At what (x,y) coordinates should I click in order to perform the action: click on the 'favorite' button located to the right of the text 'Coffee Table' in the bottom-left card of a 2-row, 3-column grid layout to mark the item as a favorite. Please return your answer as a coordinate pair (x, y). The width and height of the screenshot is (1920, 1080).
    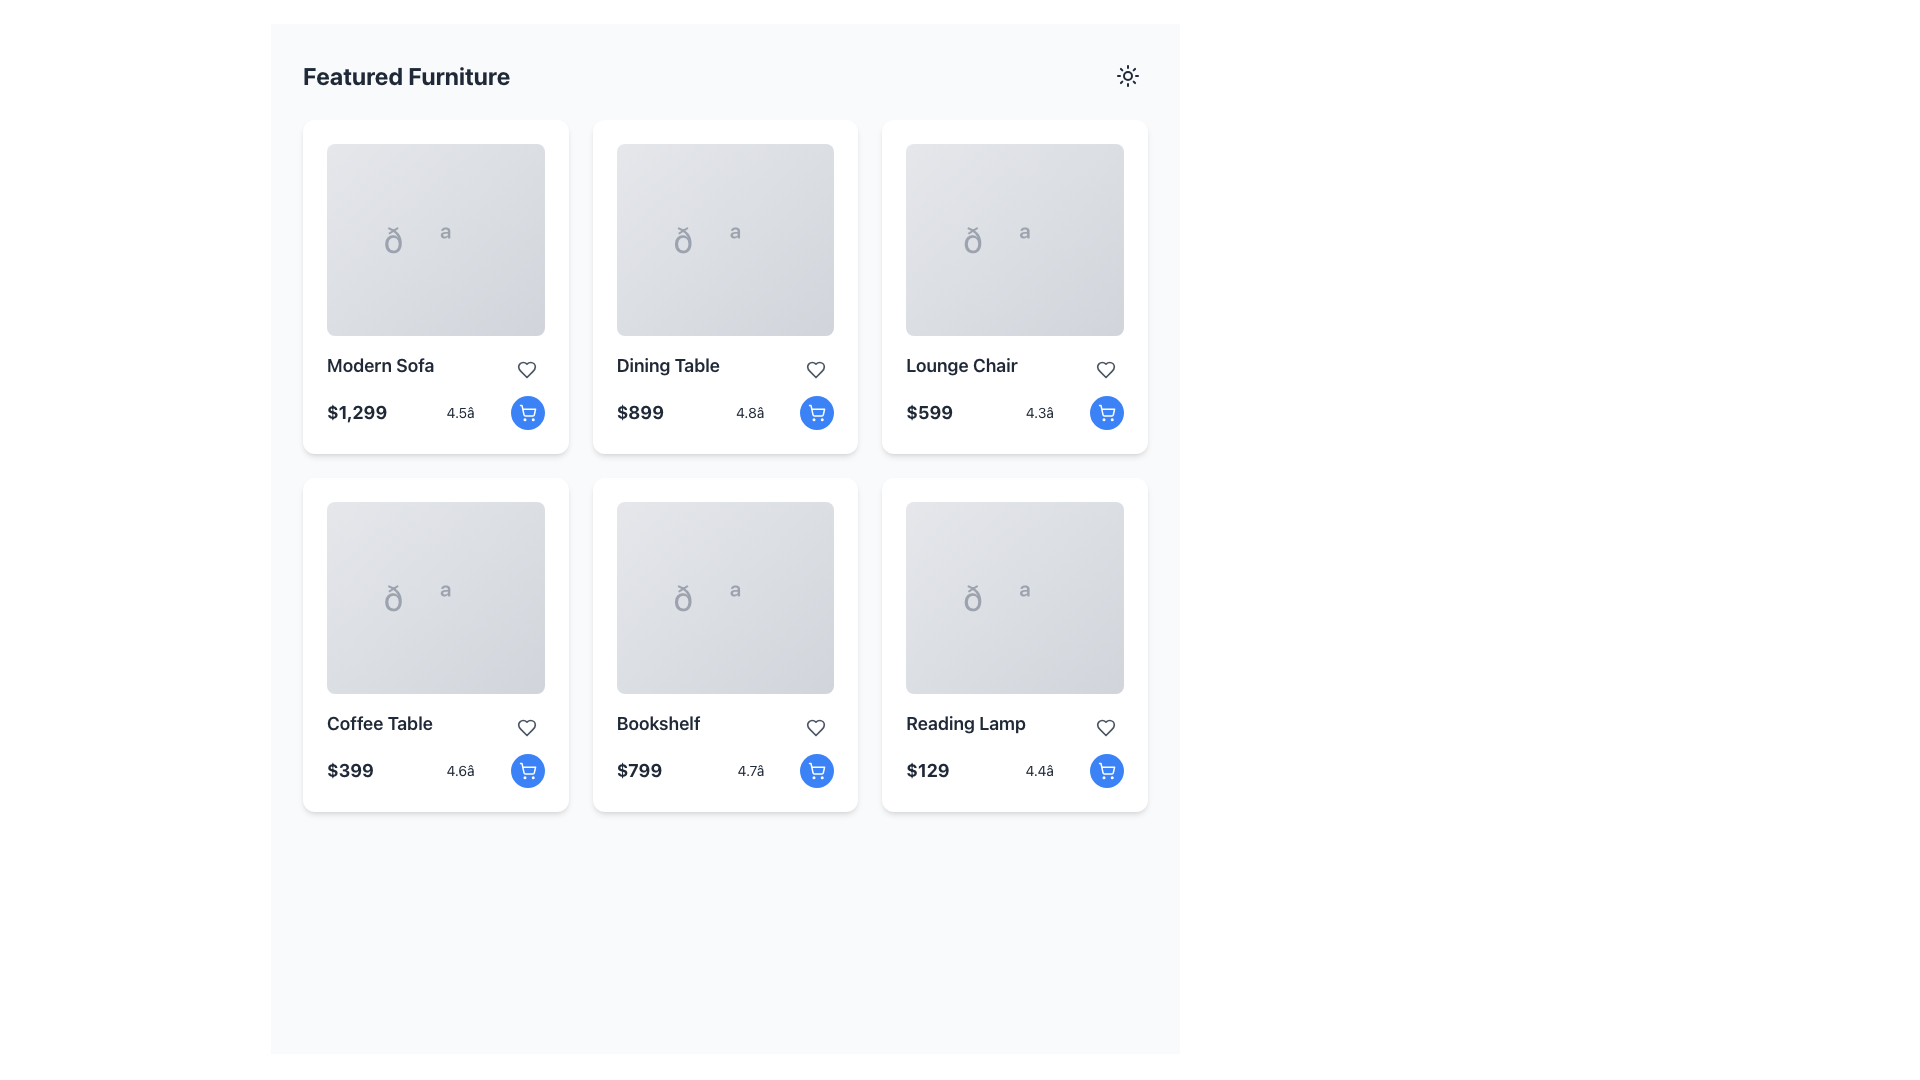
    Looking at the image, I should click on (526, 728).